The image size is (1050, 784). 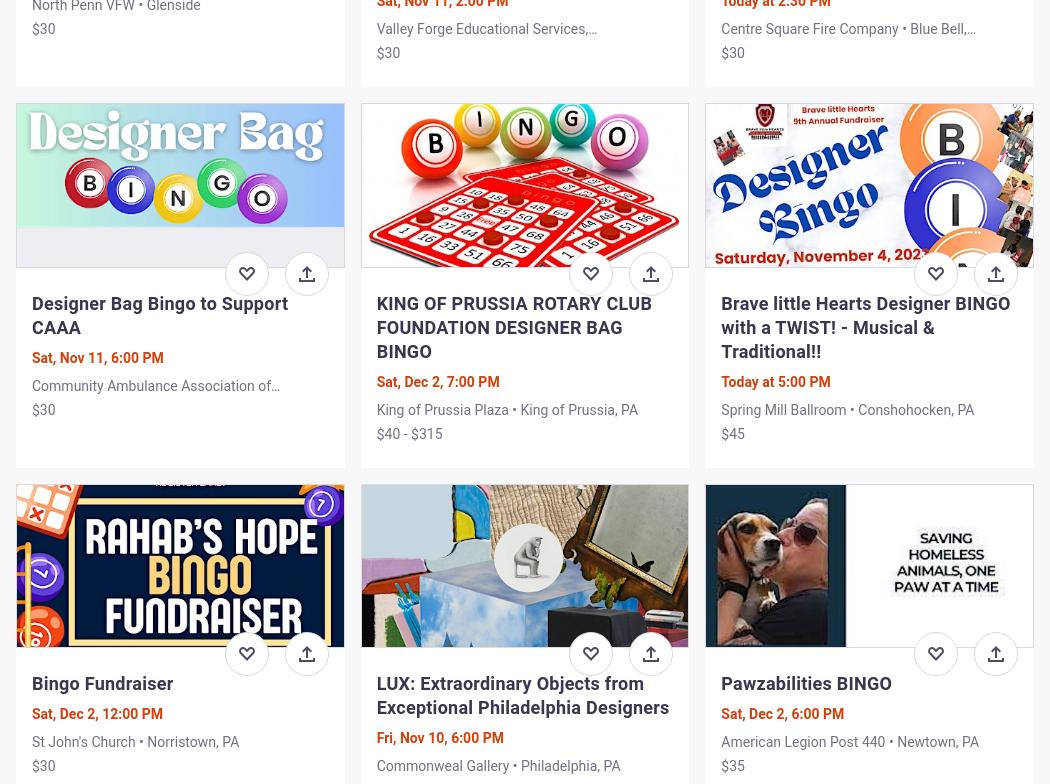 I want to click on '$45', so click(x=731, y=433).